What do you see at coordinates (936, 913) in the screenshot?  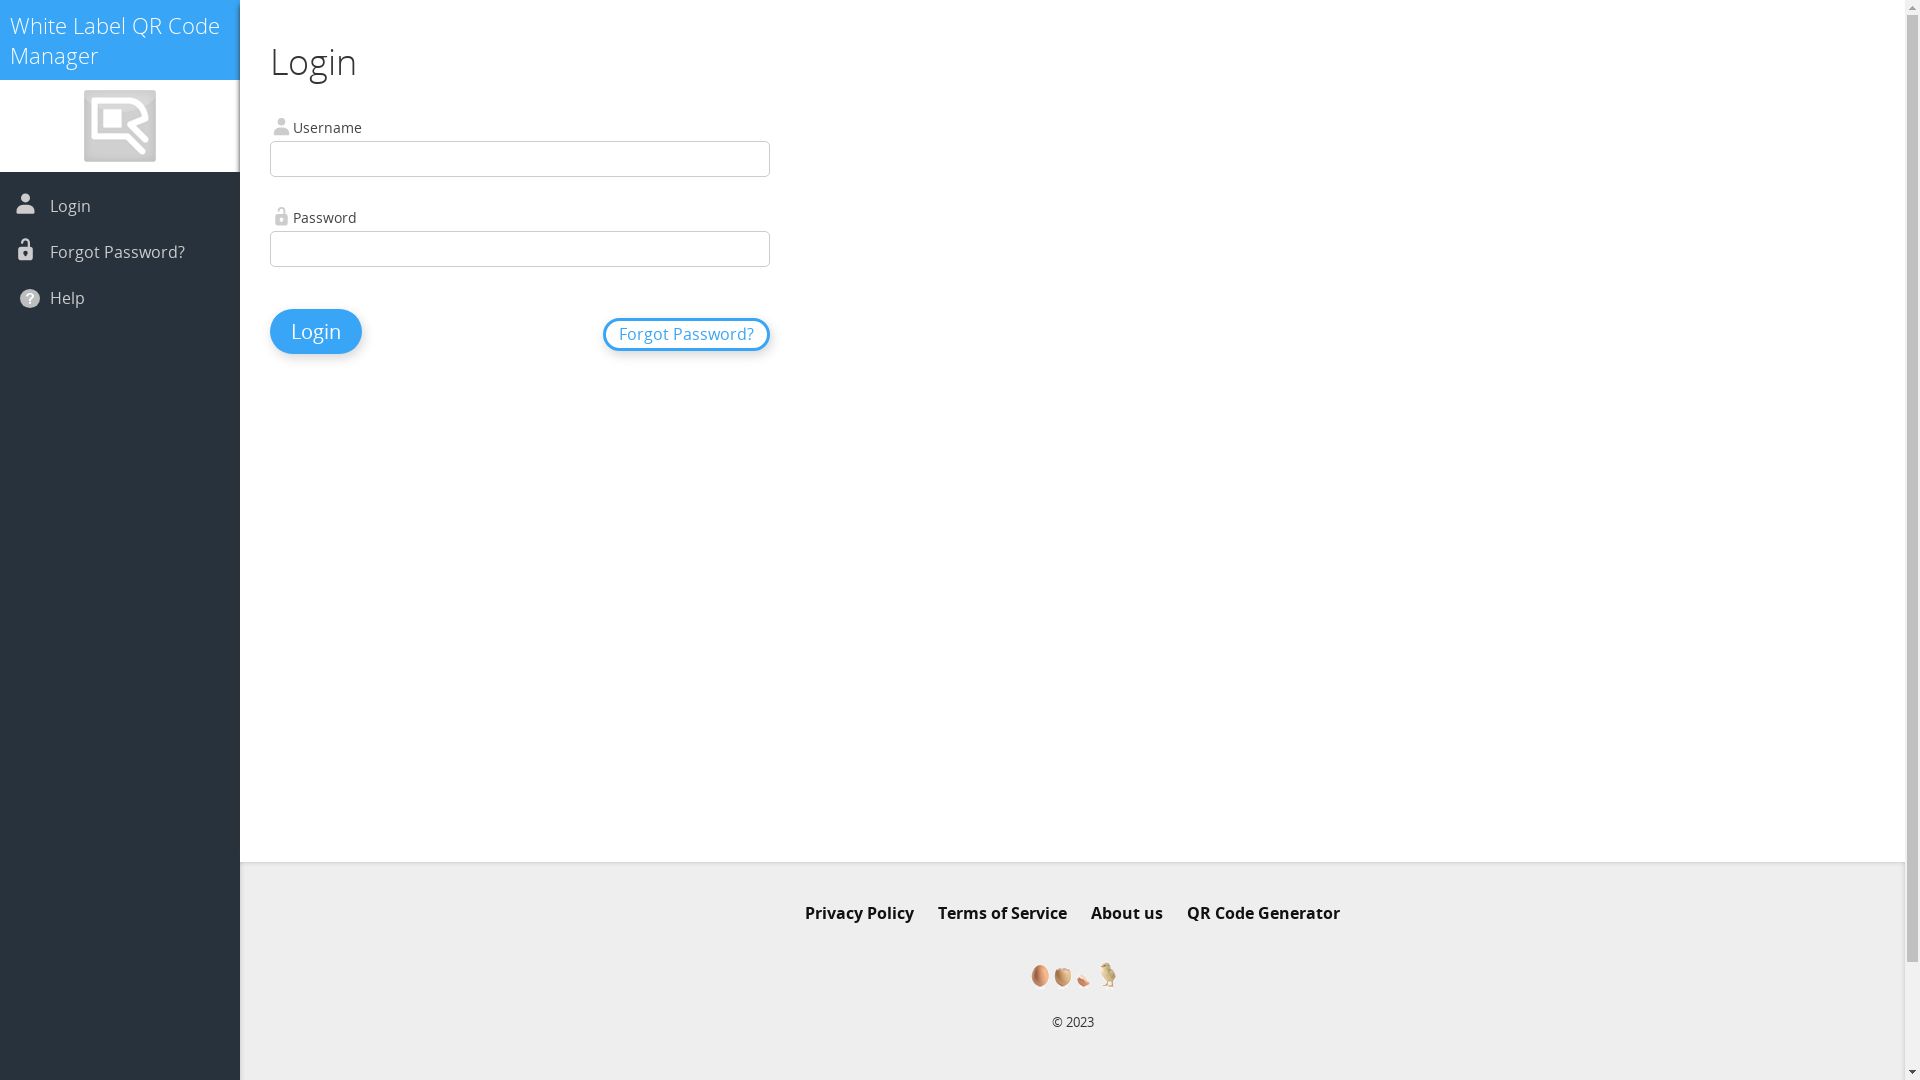 I see `'Terms of Service'` at bounding box center [936, 913].